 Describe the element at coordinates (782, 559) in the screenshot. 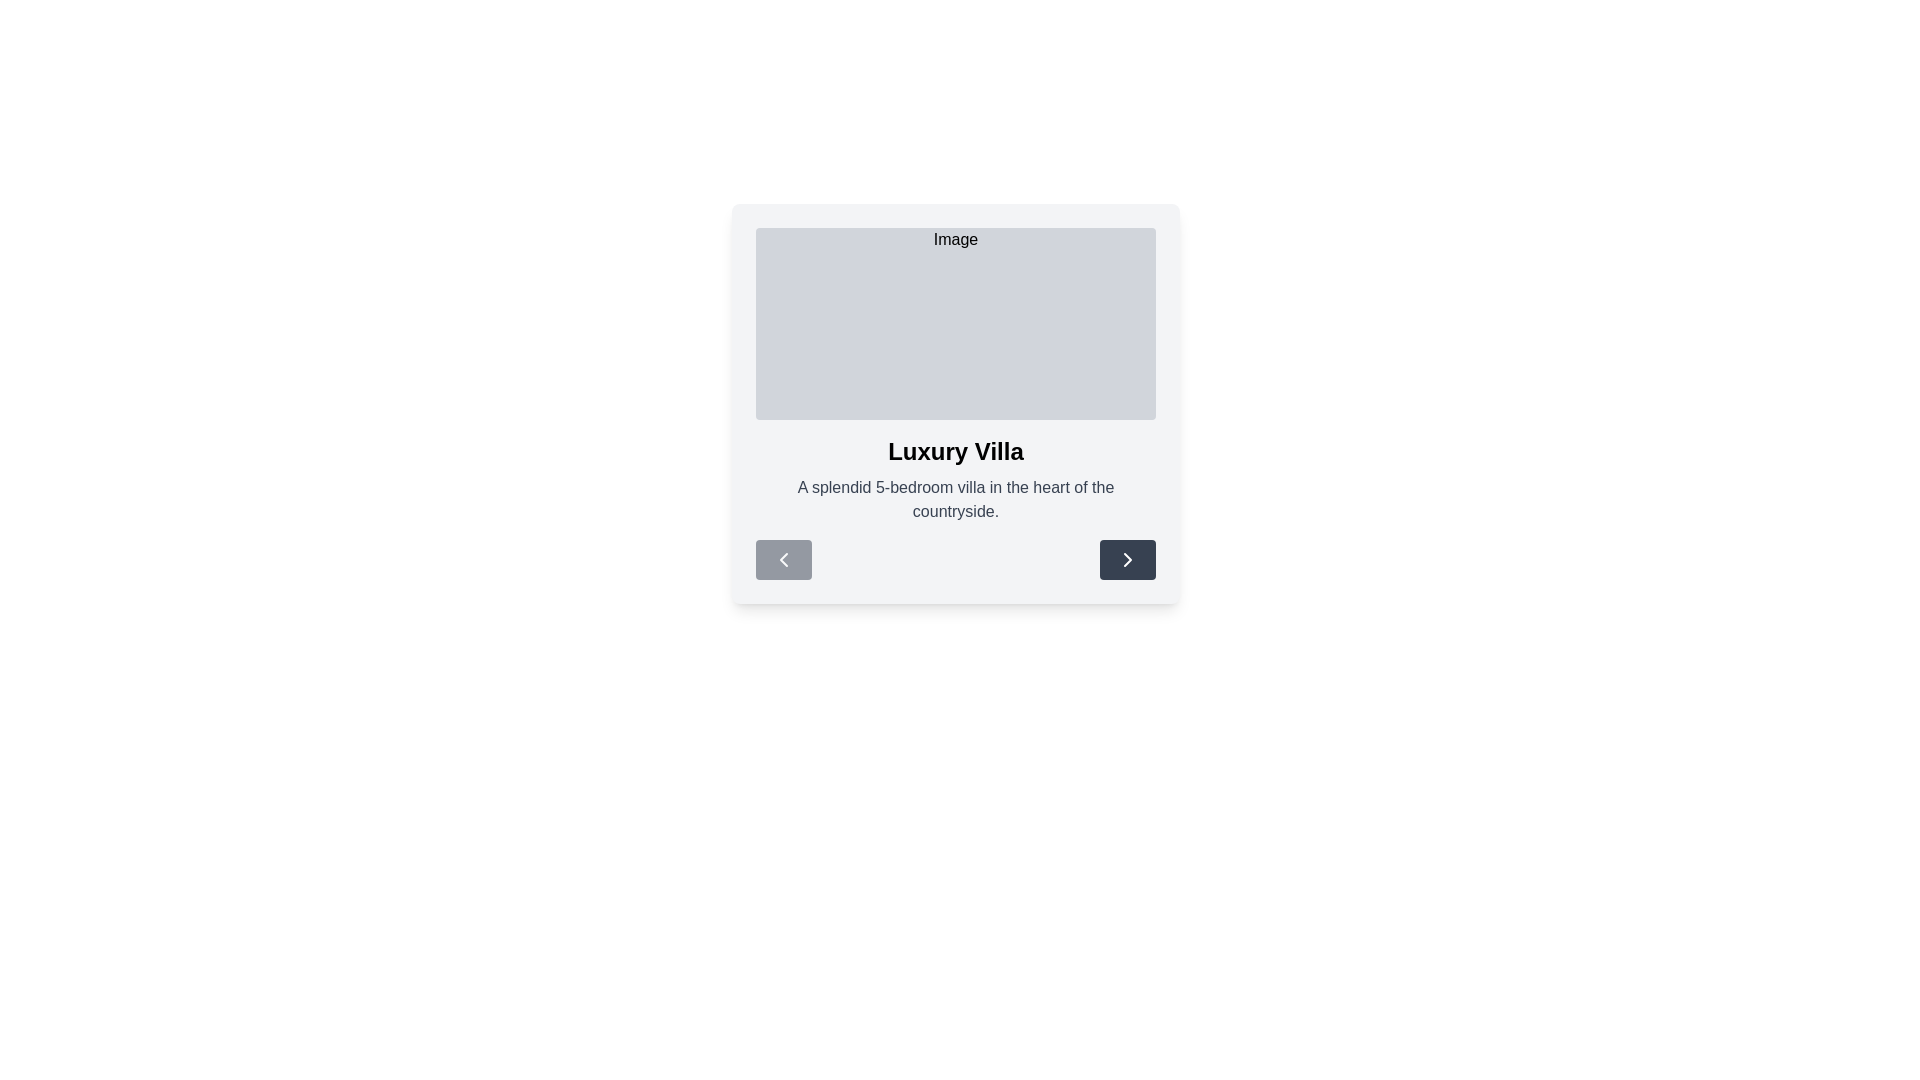

I see `the chevron icon within the button located in the lower-left corner of the Luxury Villa card` at that location.